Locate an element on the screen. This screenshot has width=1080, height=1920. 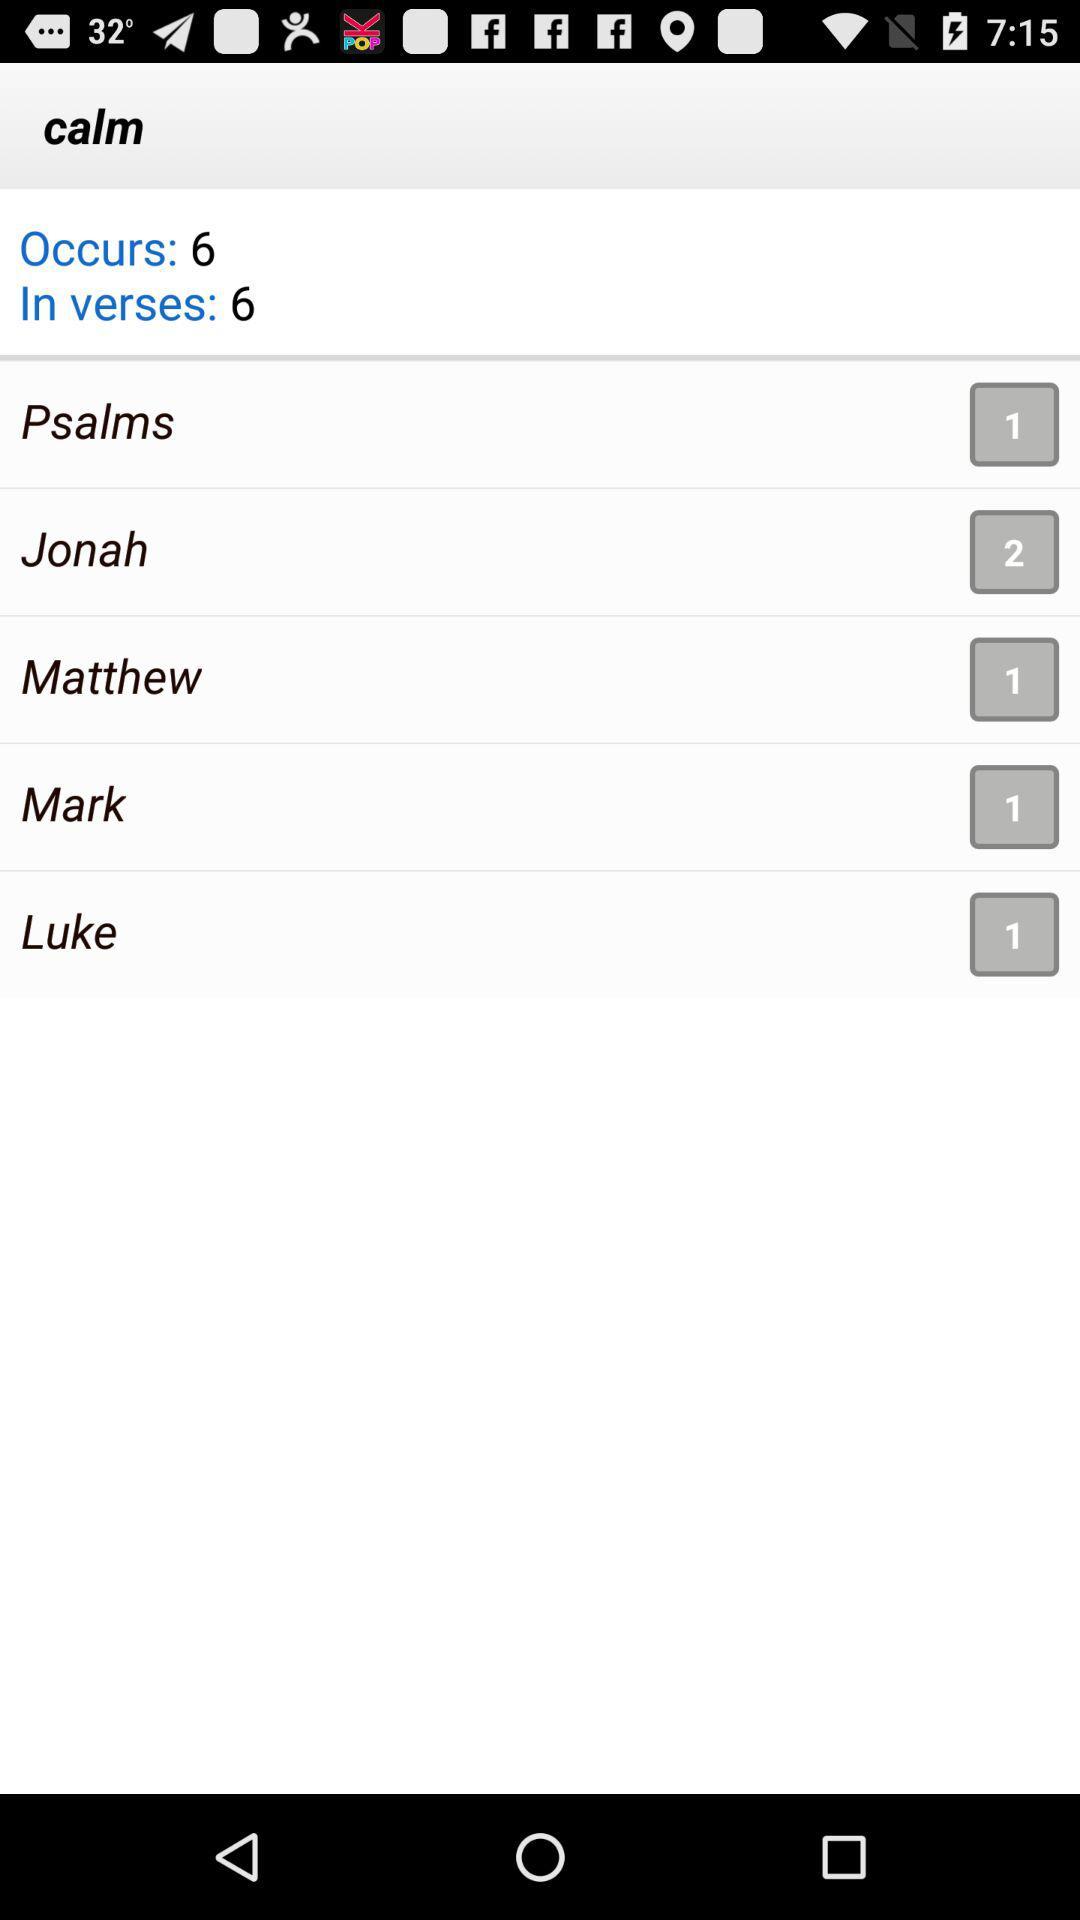
app above the mark item is located at coordinates (111, 675).